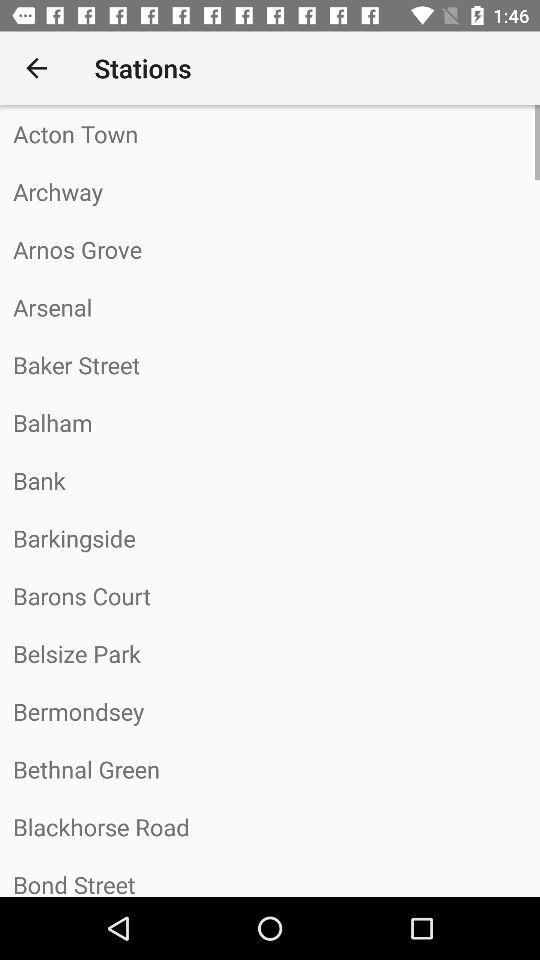 This screenshot has height=960, width=540. Describe the element at coordinates (270, 875) in the screenshot. I see `the icon below the blackhorse road item` at that location.